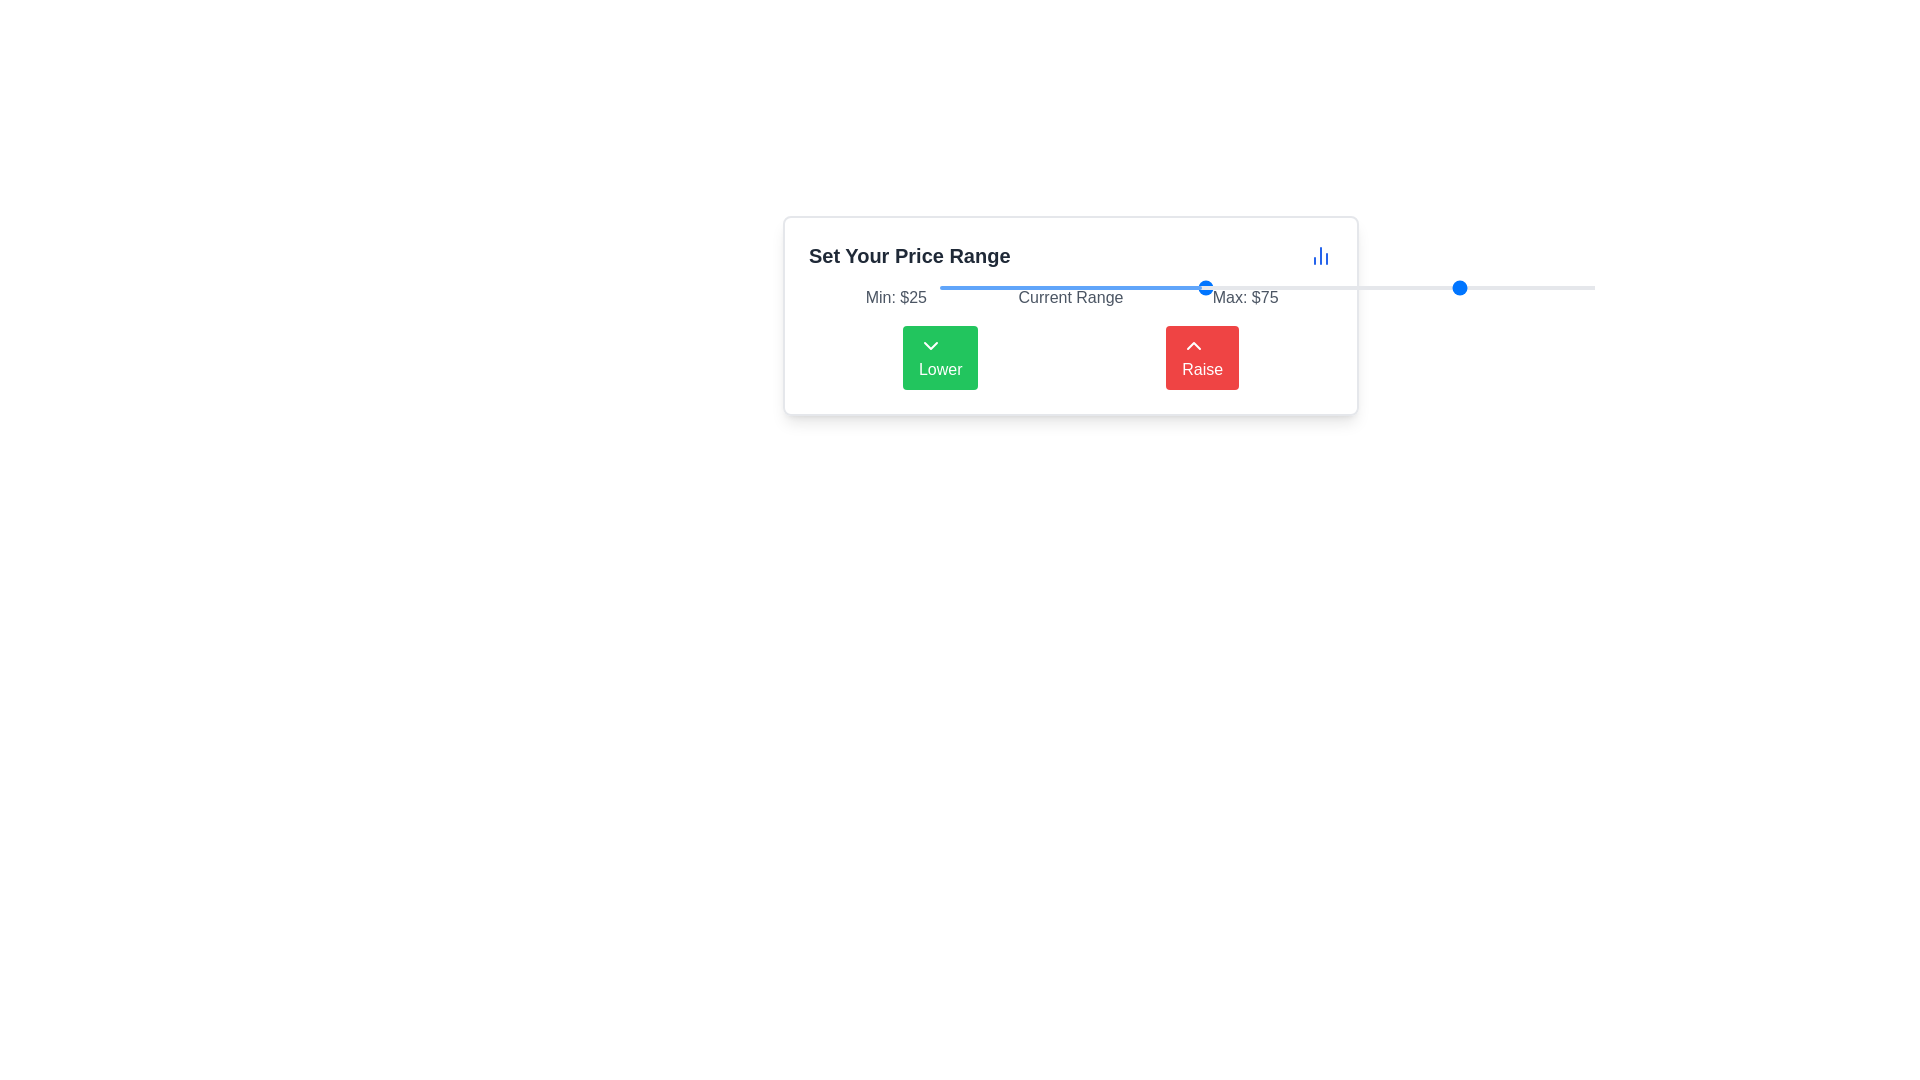 Image resolution: width=1920 pixels, height=1080 pixels. What do you see at coordinates (1201, 357) in the screenshot?
I see `the red 'Raise' button, which has a white upward arrow icon and is located under the price range slider` at bounding box center [1201, 357].